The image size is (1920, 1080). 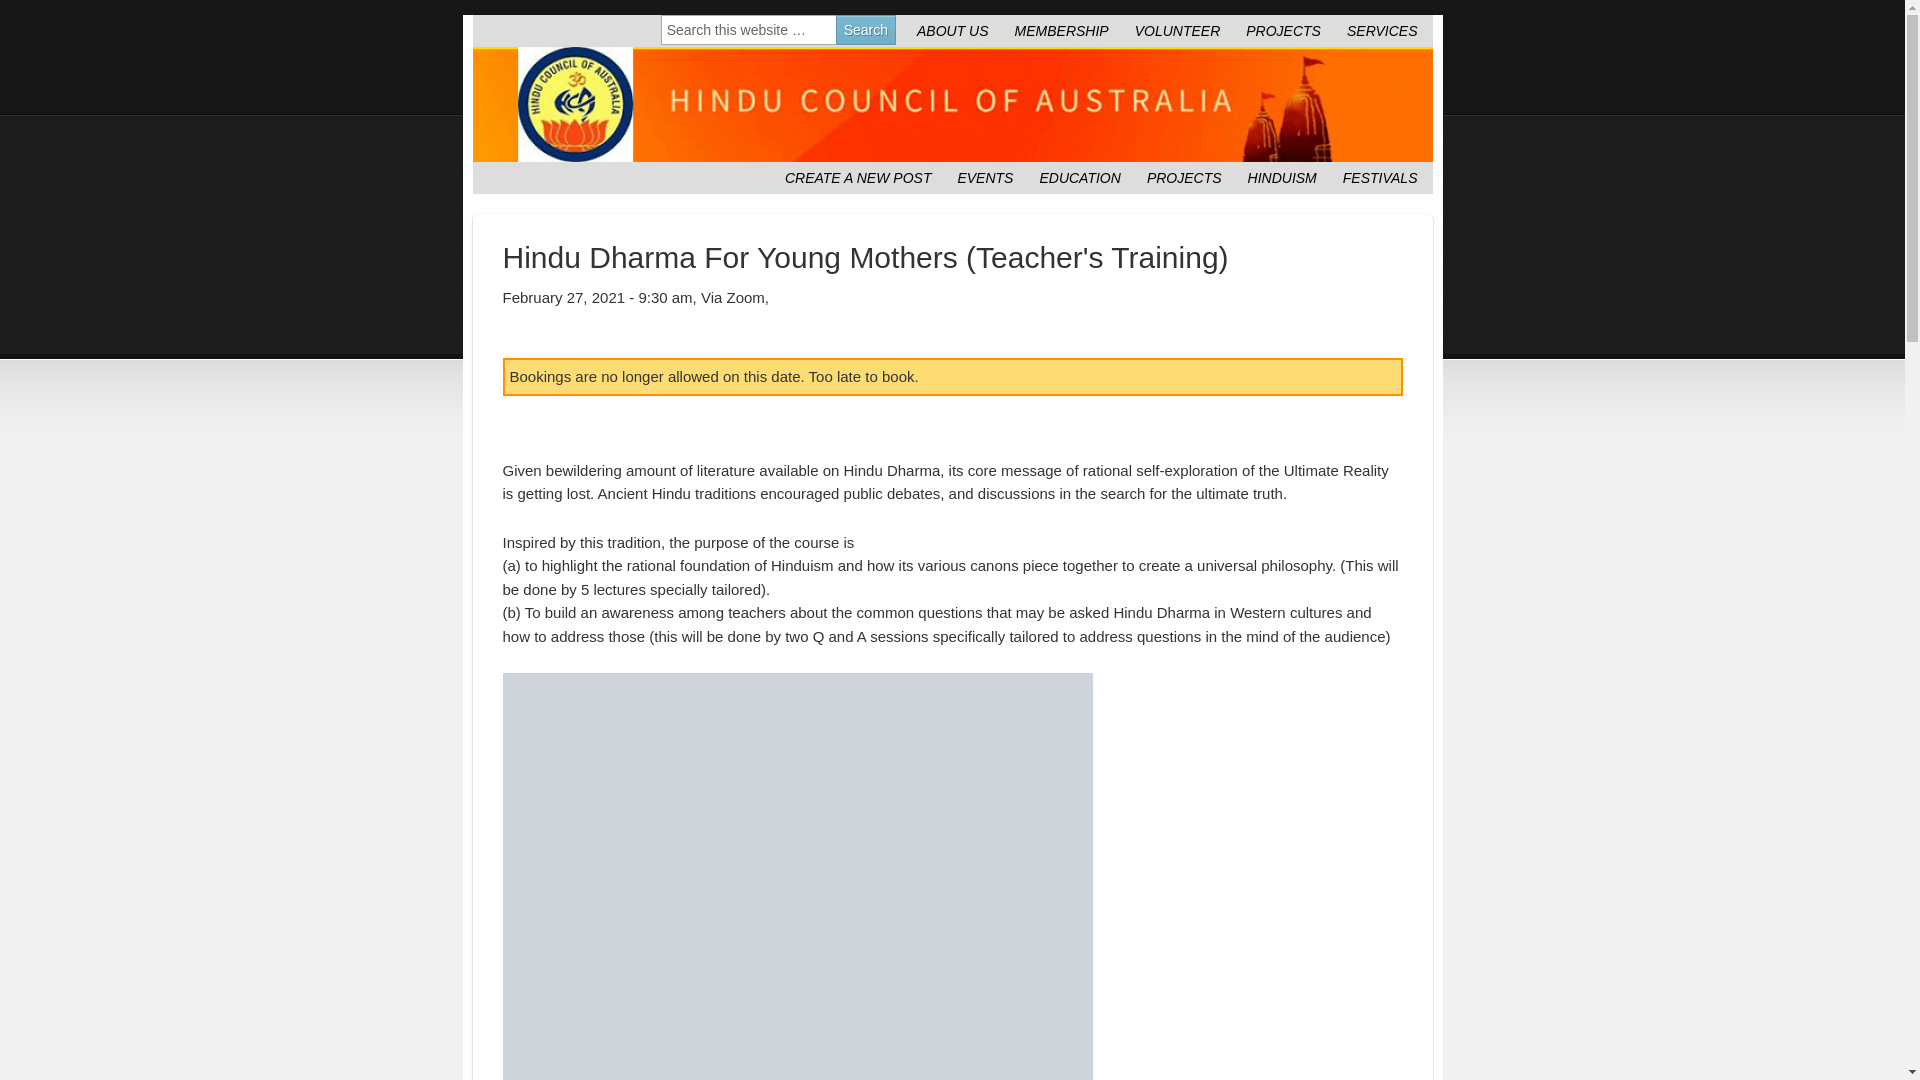 What do you see at coordinates (1381, 30) in the screenshot?
I see `'SERVICES'` at bounding box center [1381, 30].